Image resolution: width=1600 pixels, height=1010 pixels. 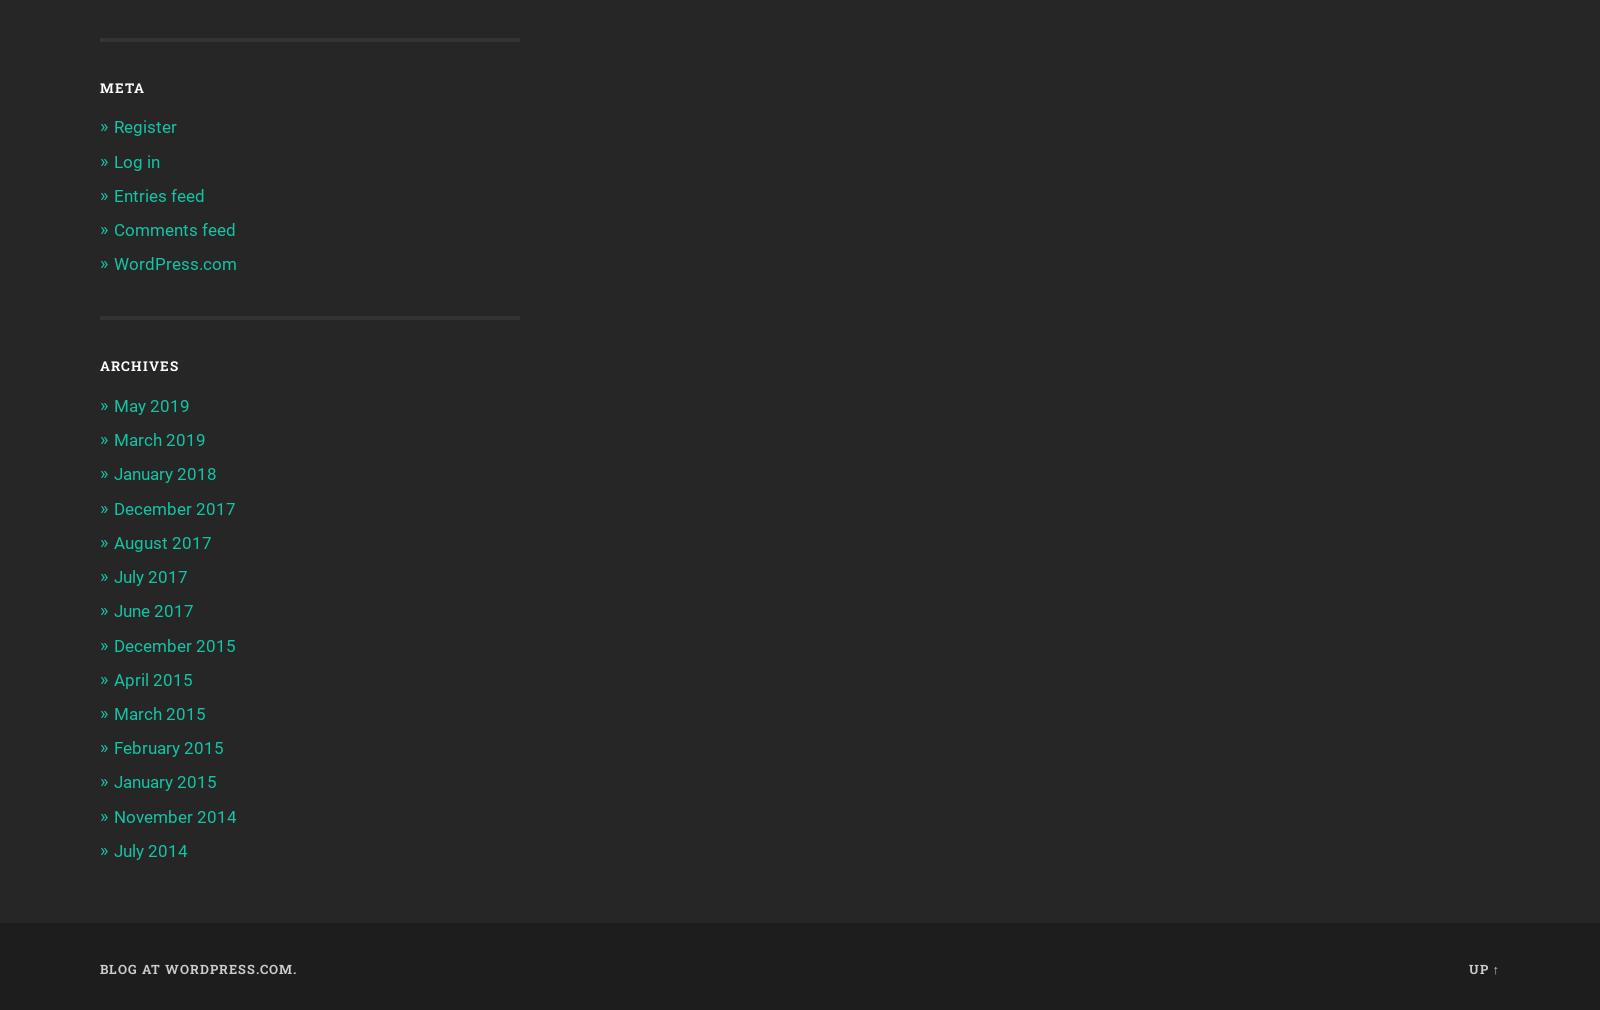 I want to click on 'Comments feed', so click(x=174, y=228).